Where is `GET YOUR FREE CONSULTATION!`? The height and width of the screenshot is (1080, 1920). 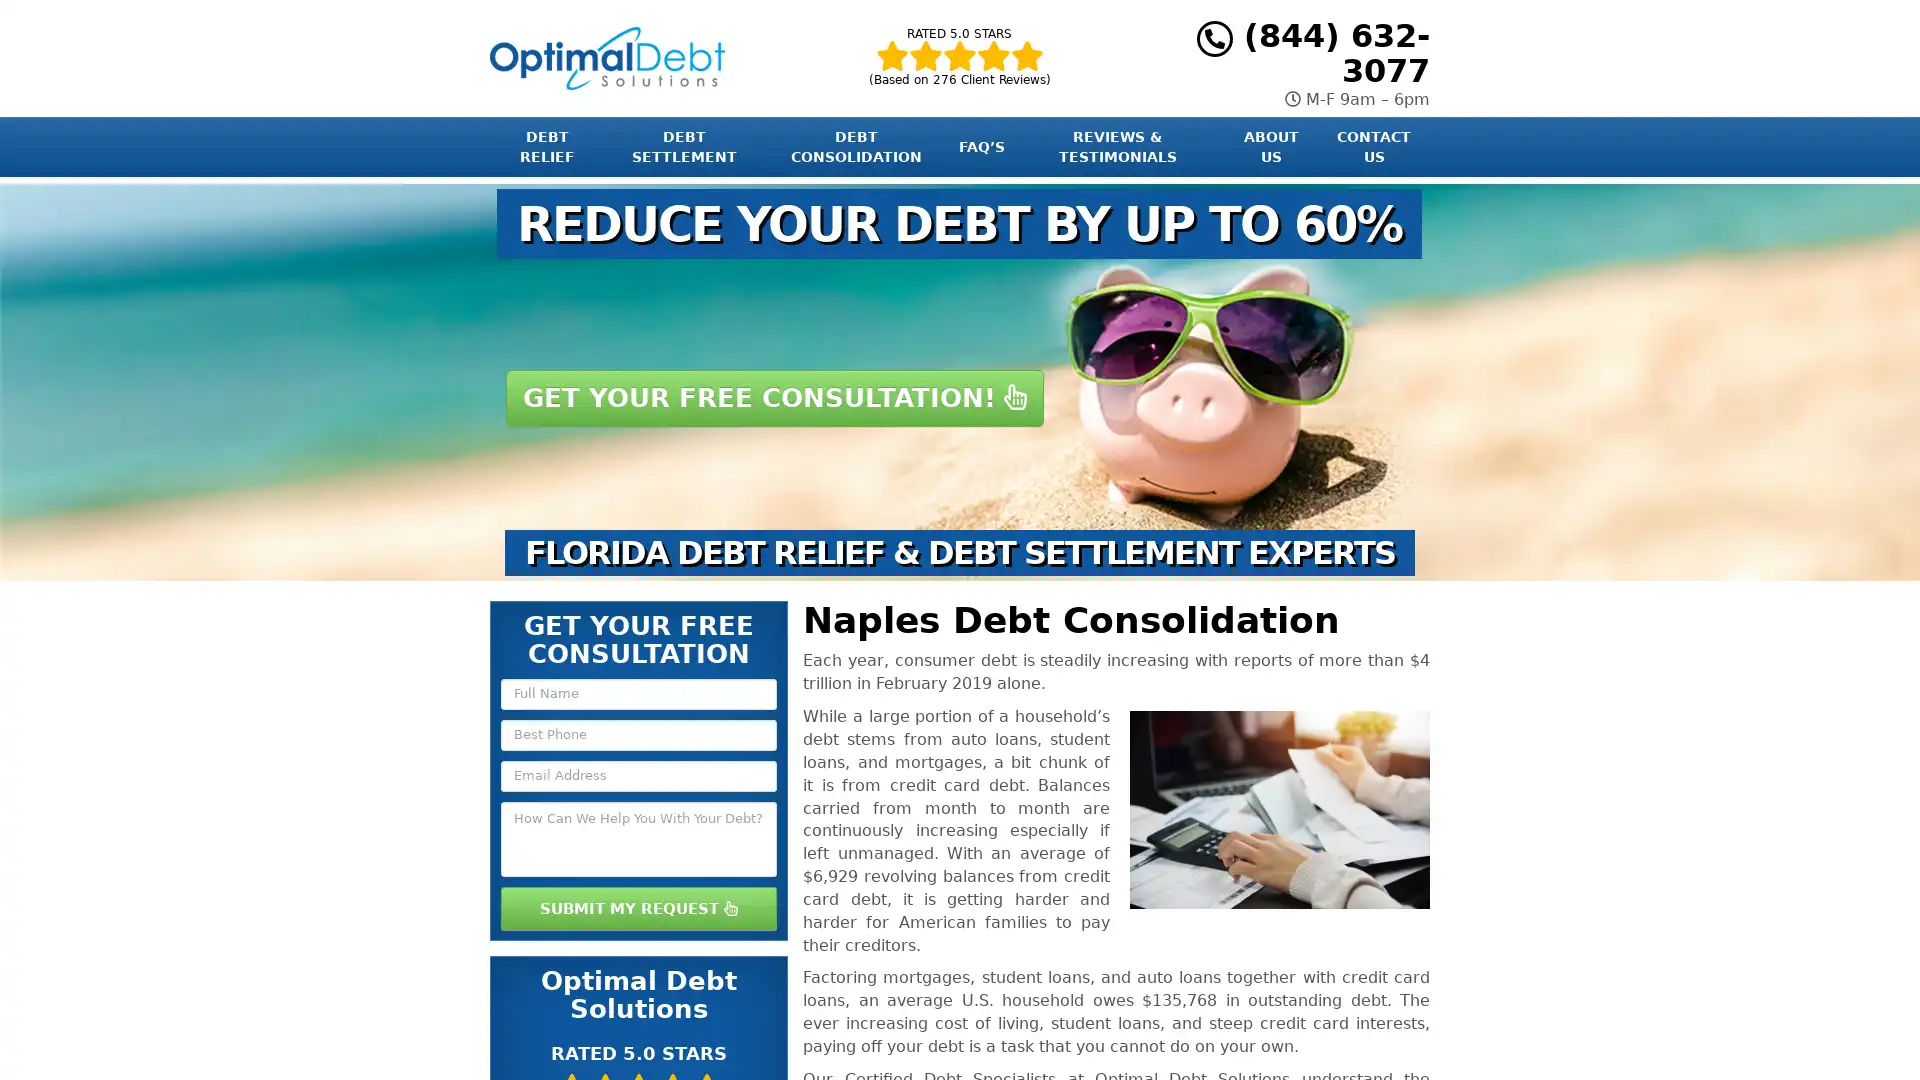
GET YOUR FREE CONSULTATION! is located at coordinates (773, 397).